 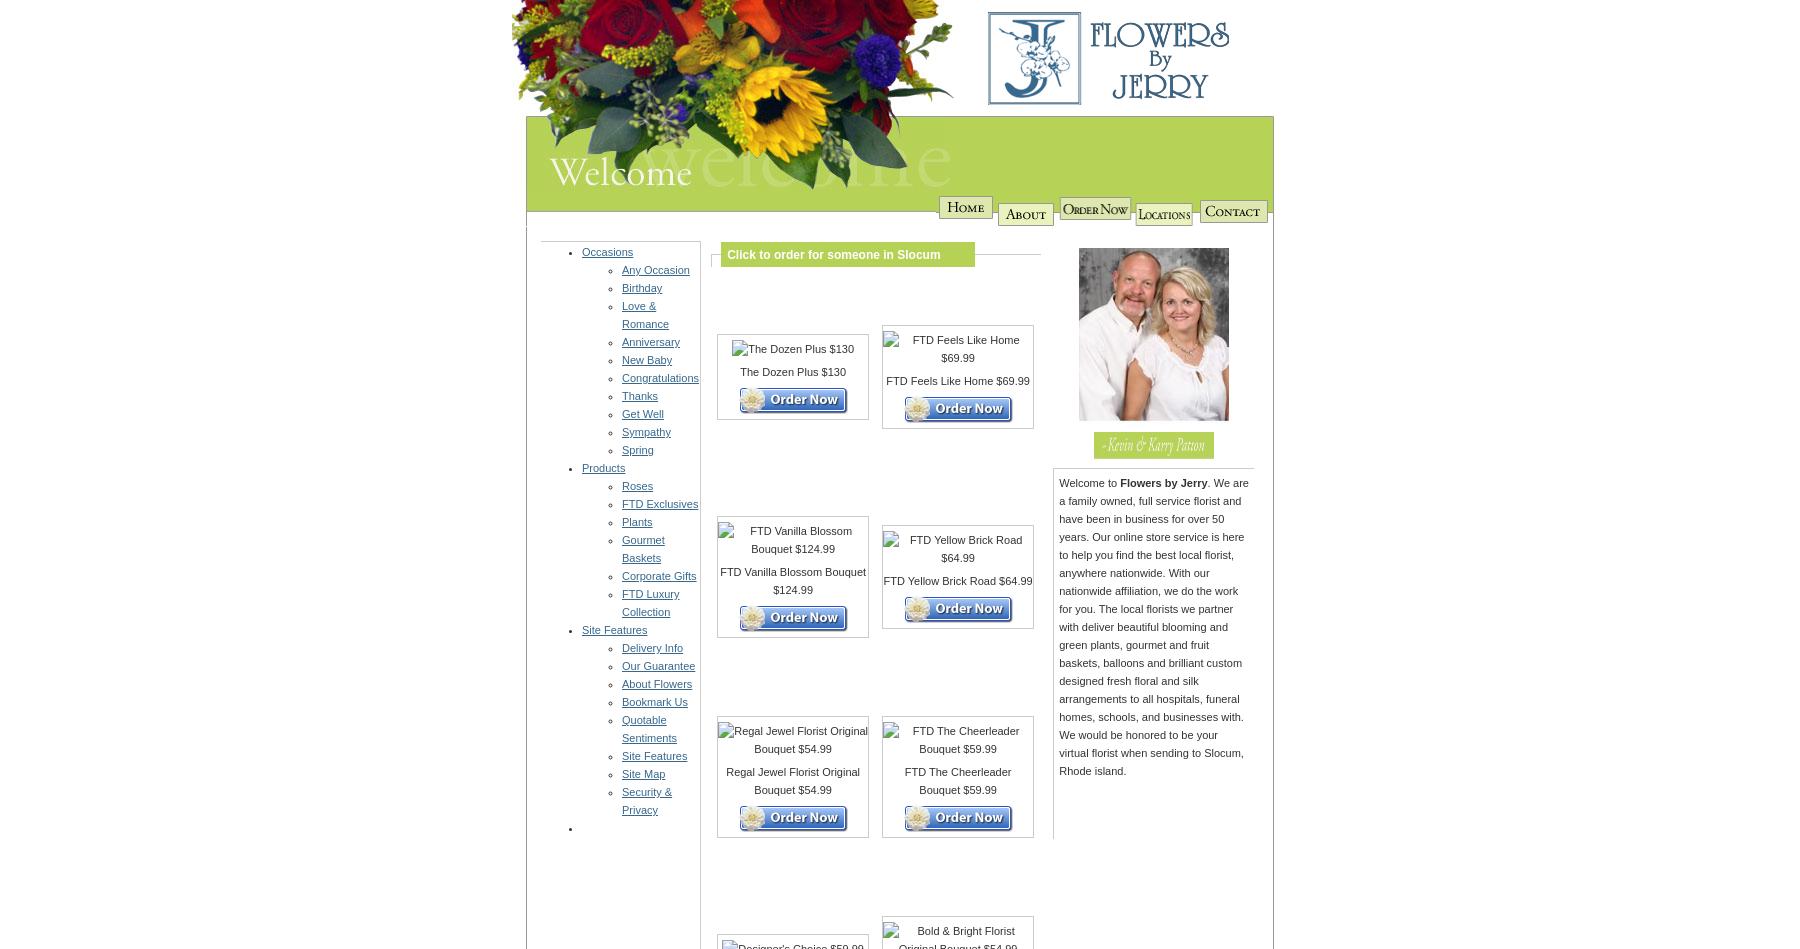 I want to click on 'Regal Jewel Florist Original Bouquet $54.99', so click(x=793, y=781).